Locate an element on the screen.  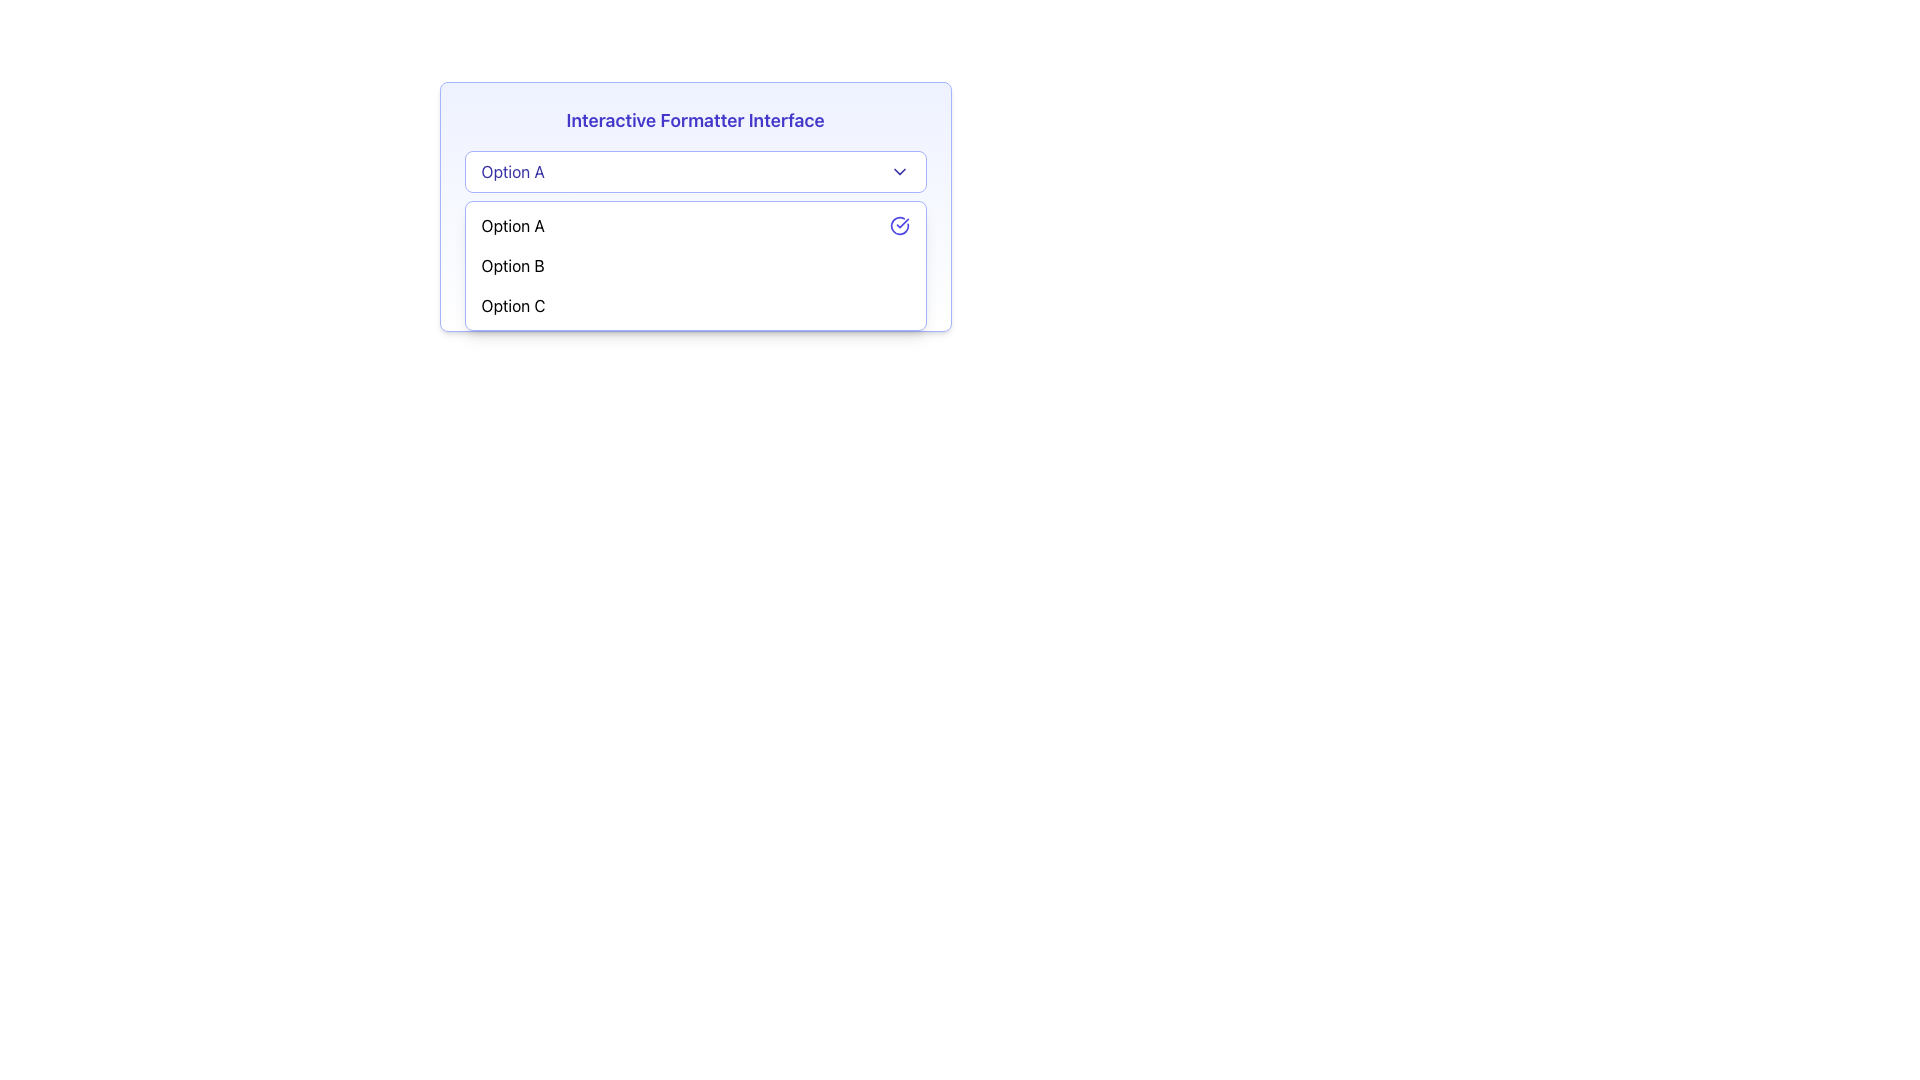
the dropdown menu option labeled 'Option A' is located at coordinates (513, 225).